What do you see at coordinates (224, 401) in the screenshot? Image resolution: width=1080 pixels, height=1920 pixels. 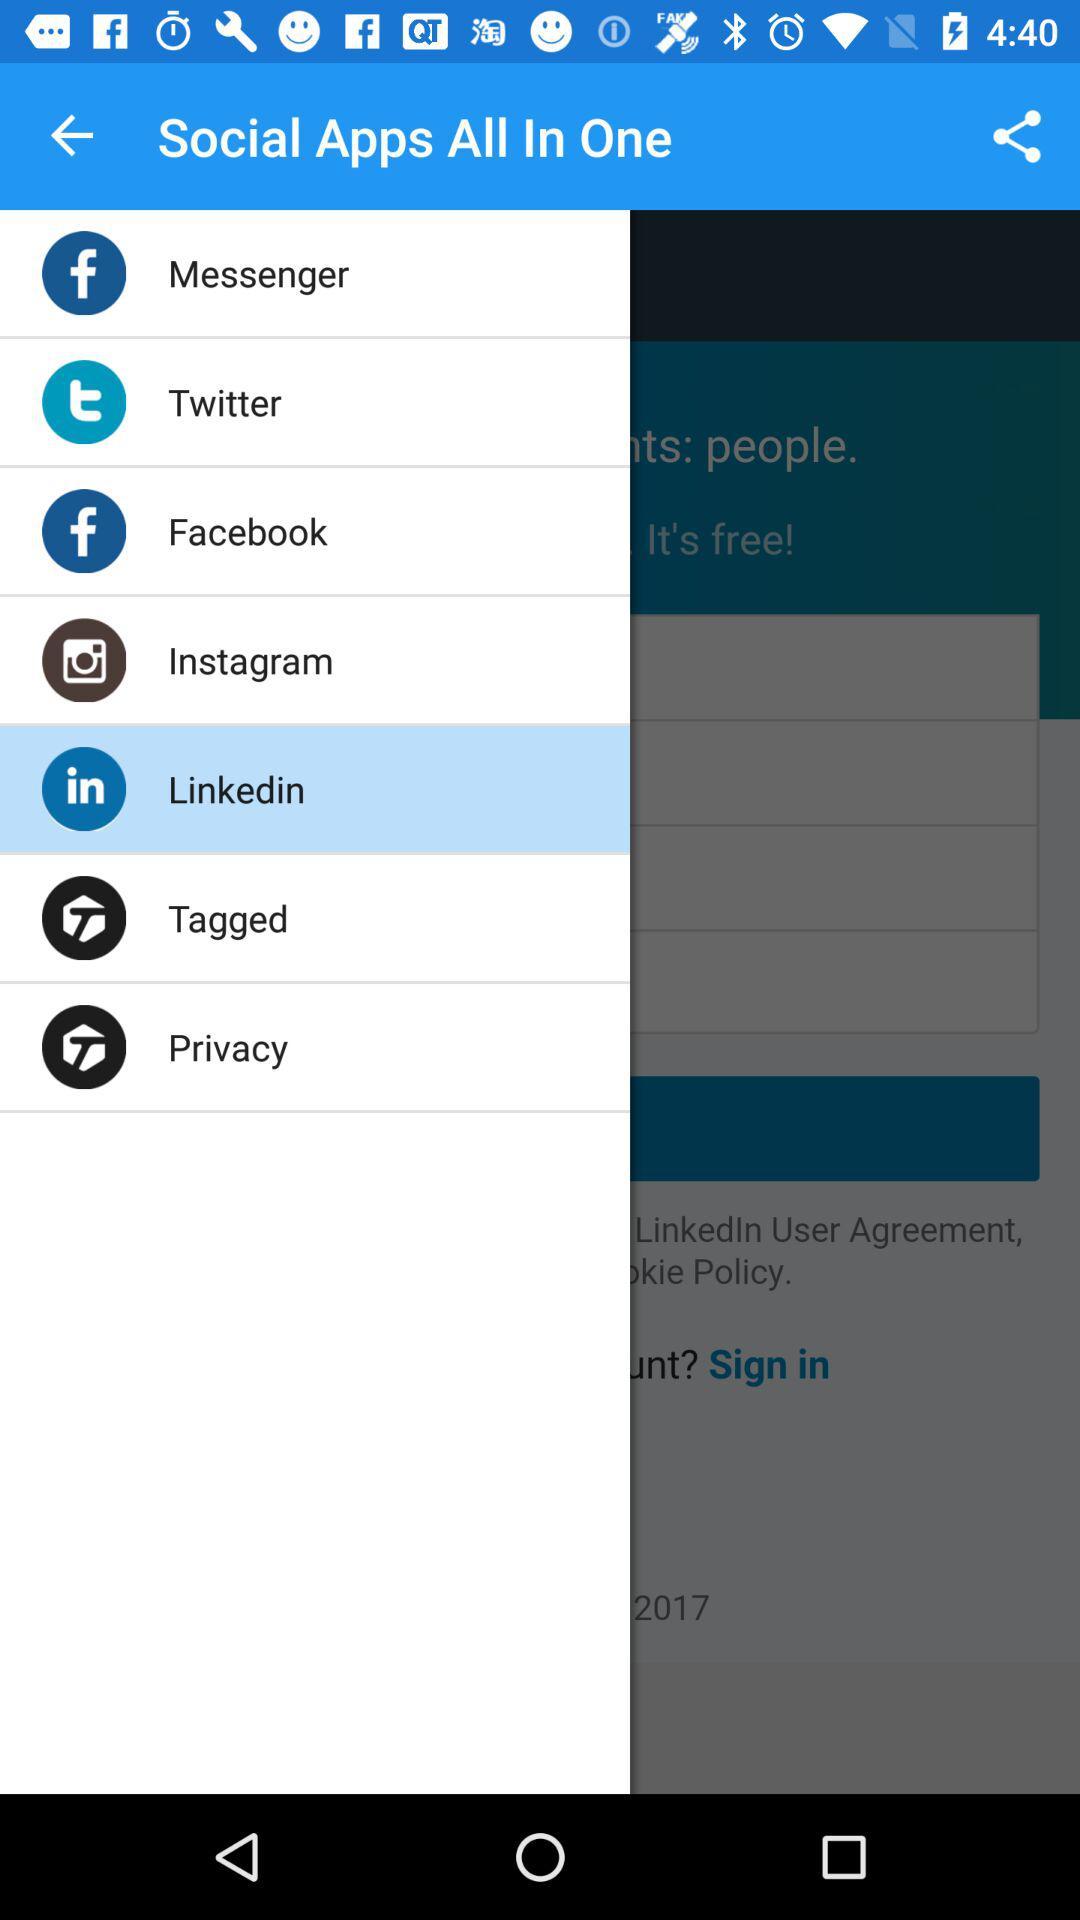 I see `icon below messenger app` at bounding box center [224, 401].